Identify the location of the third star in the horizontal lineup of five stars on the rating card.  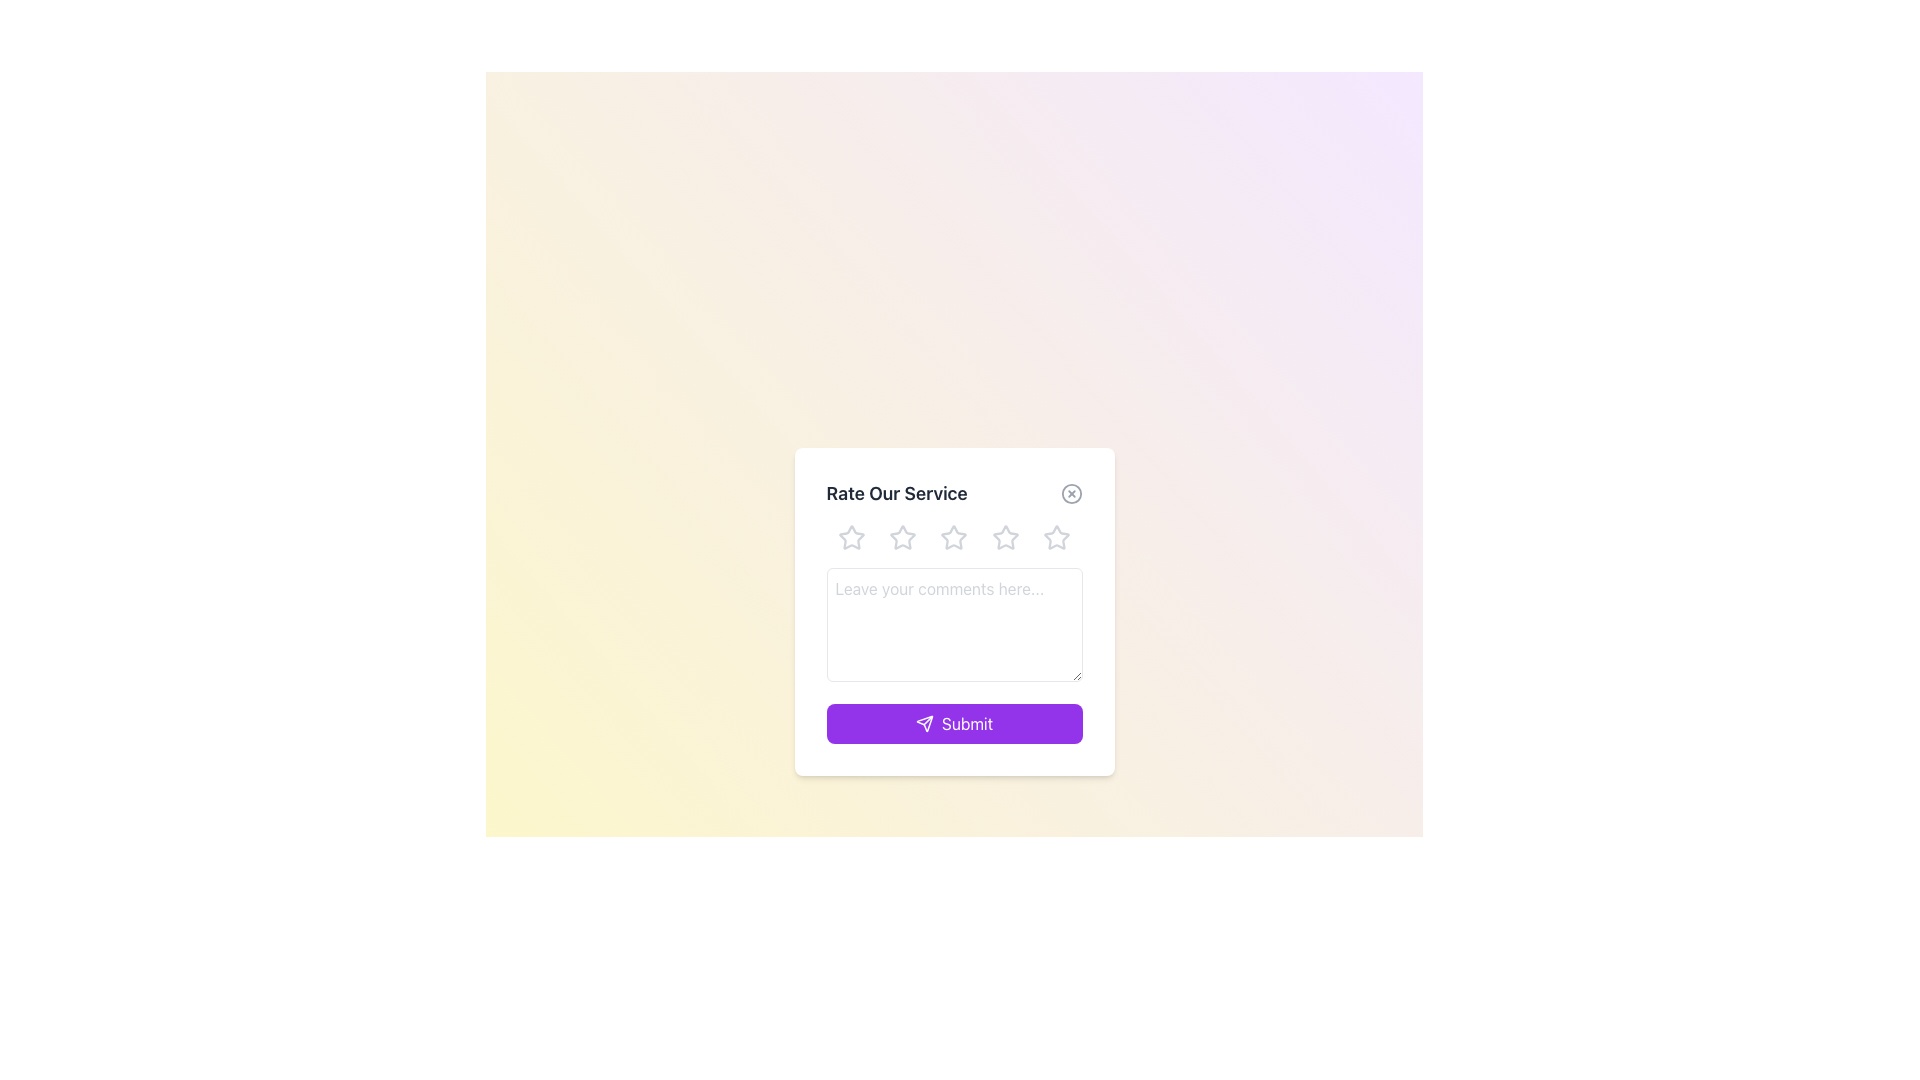
(953, 536).